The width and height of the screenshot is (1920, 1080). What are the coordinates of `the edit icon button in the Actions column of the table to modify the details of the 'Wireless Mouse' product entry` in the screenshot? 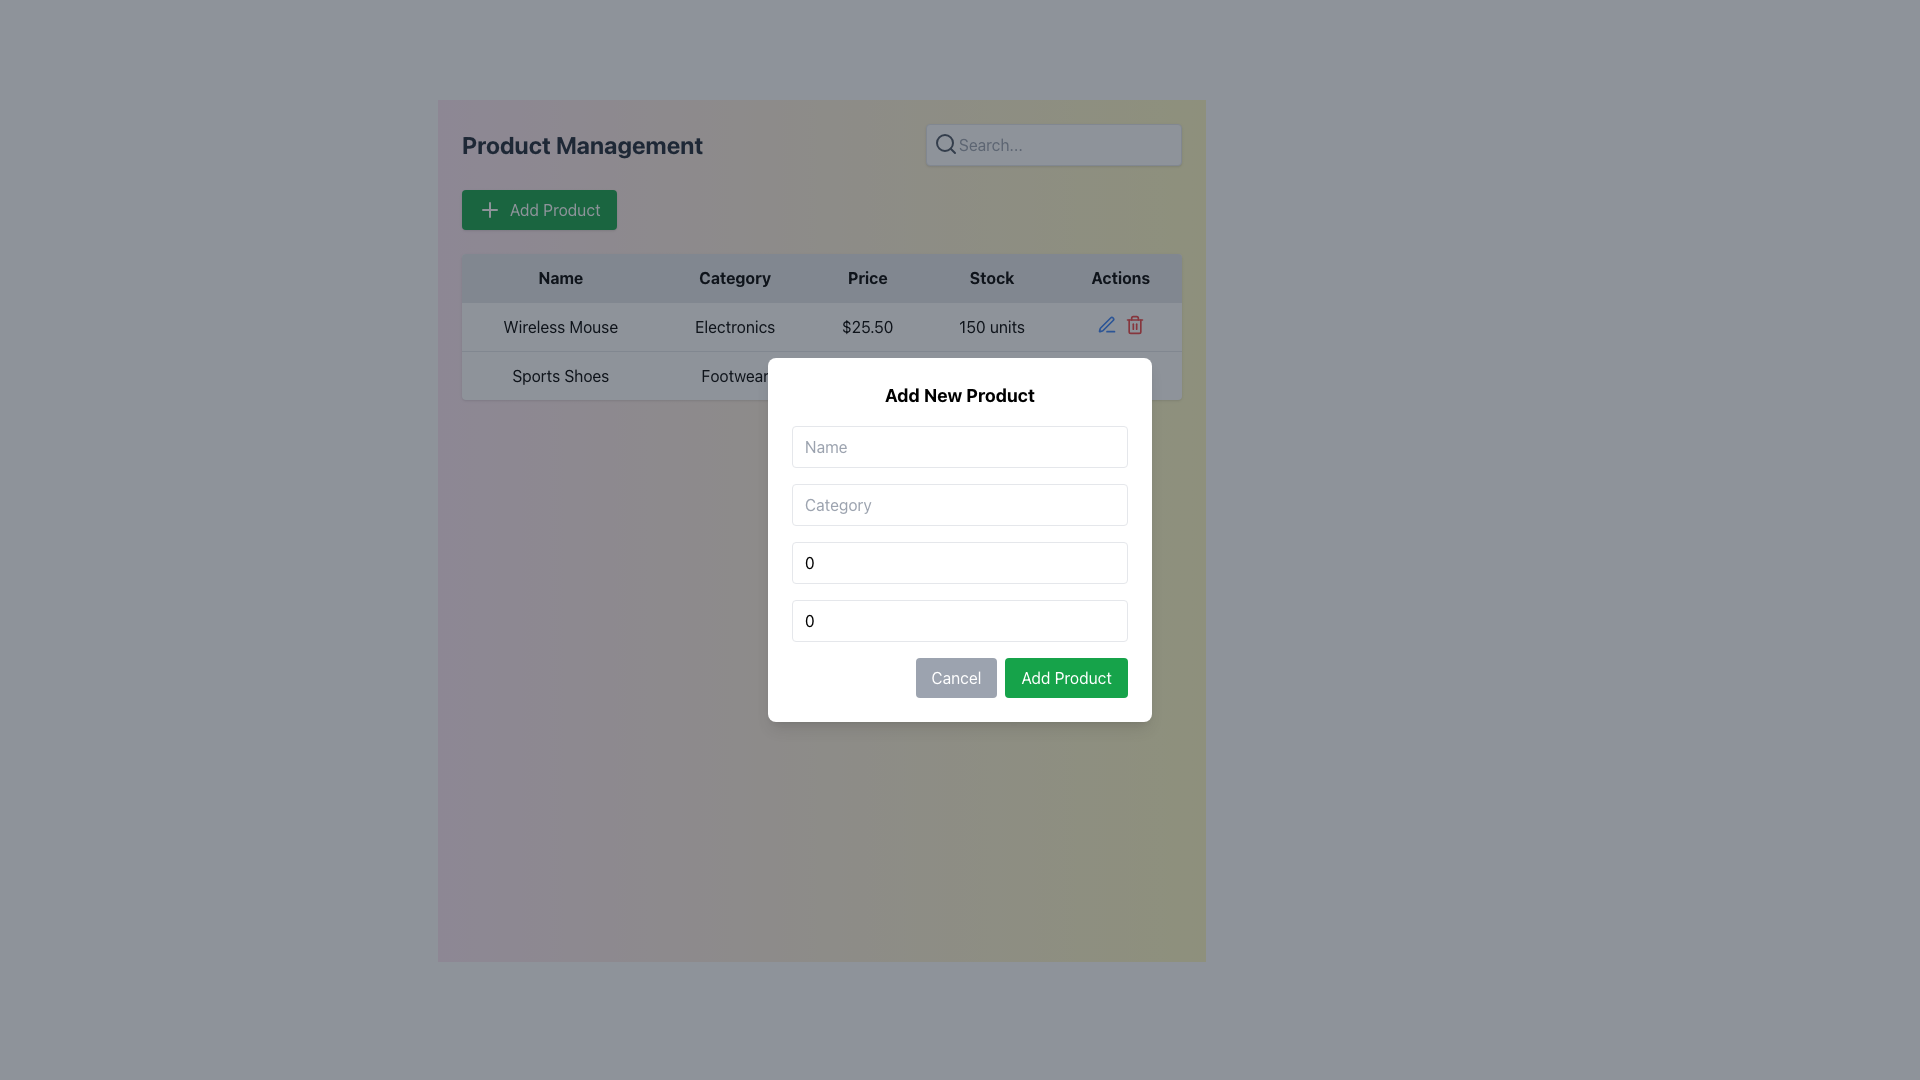 It's located at (1105, 323).